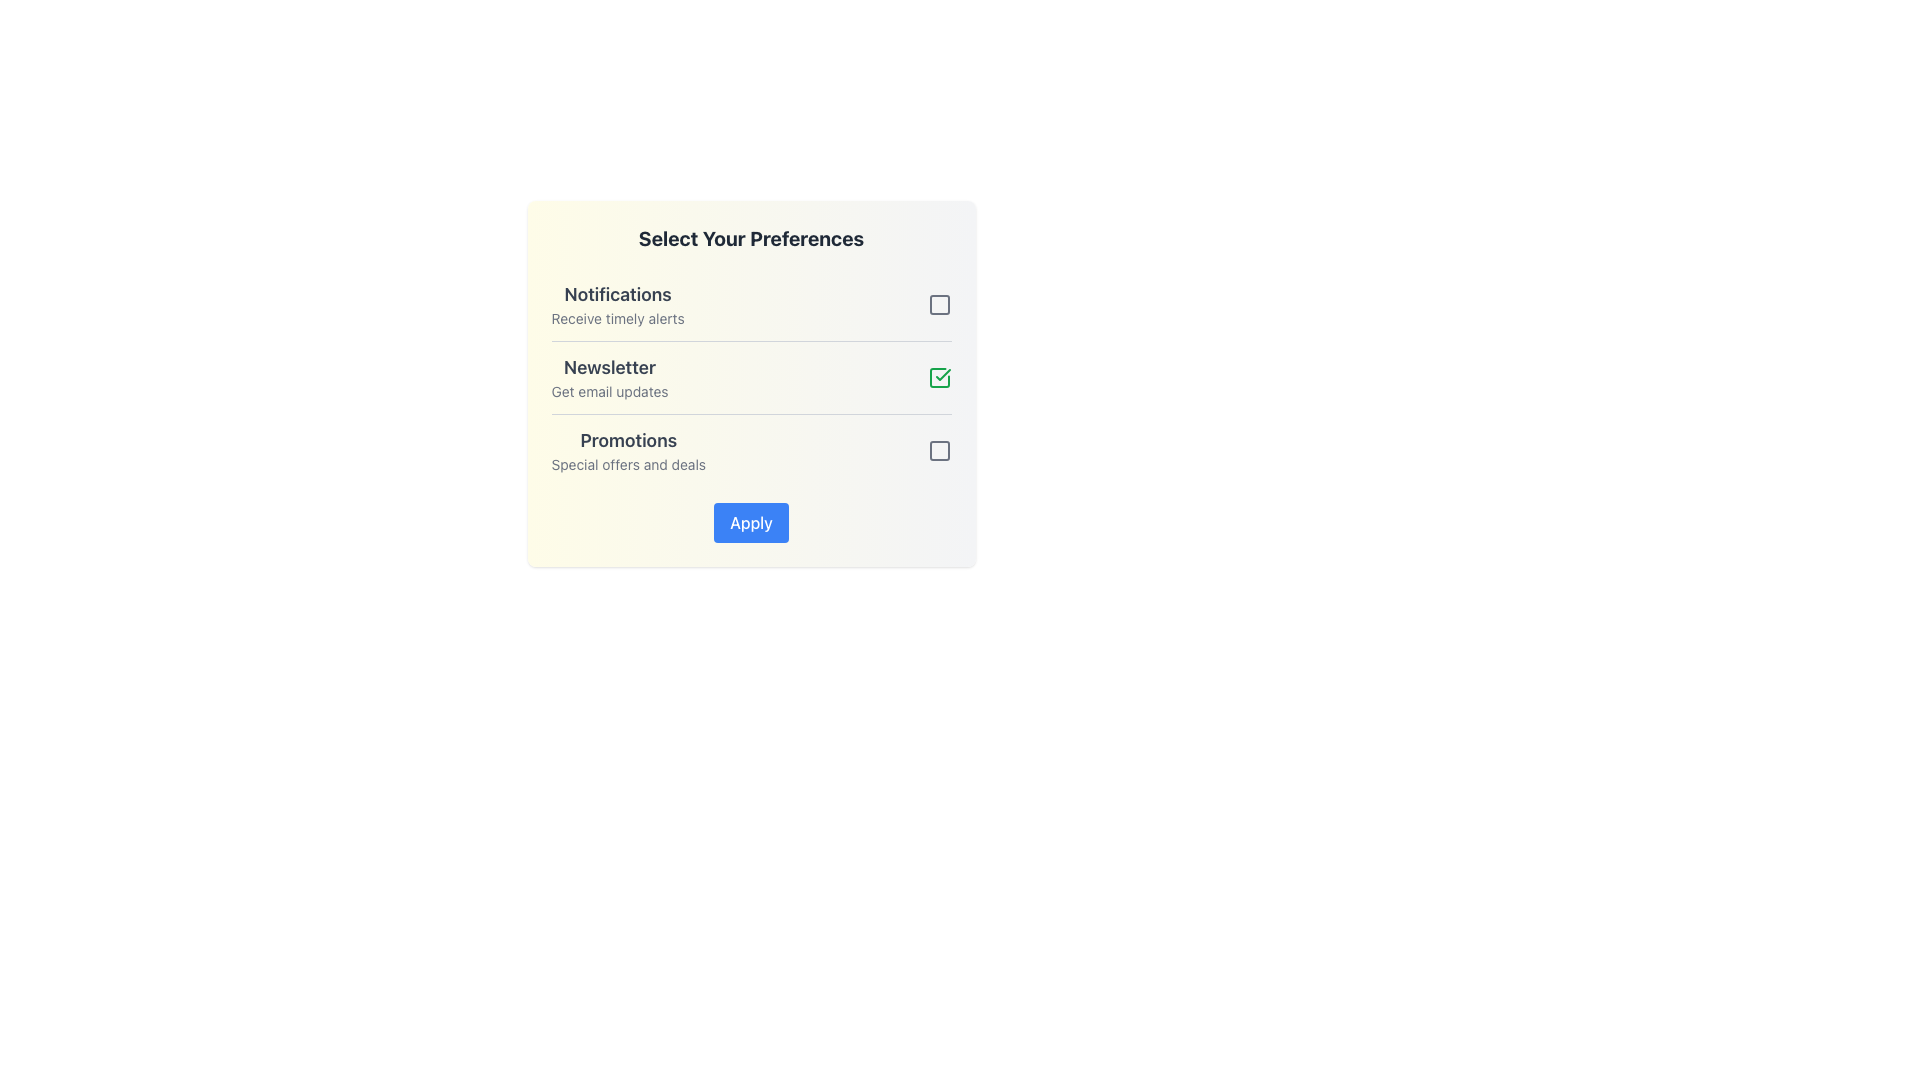  I want to click on the Text Block containing the heading 'Notifications' and the text 'Receive timely alerts', which is positioned at the top of a list of preferences in the modal, so click(617, 304).